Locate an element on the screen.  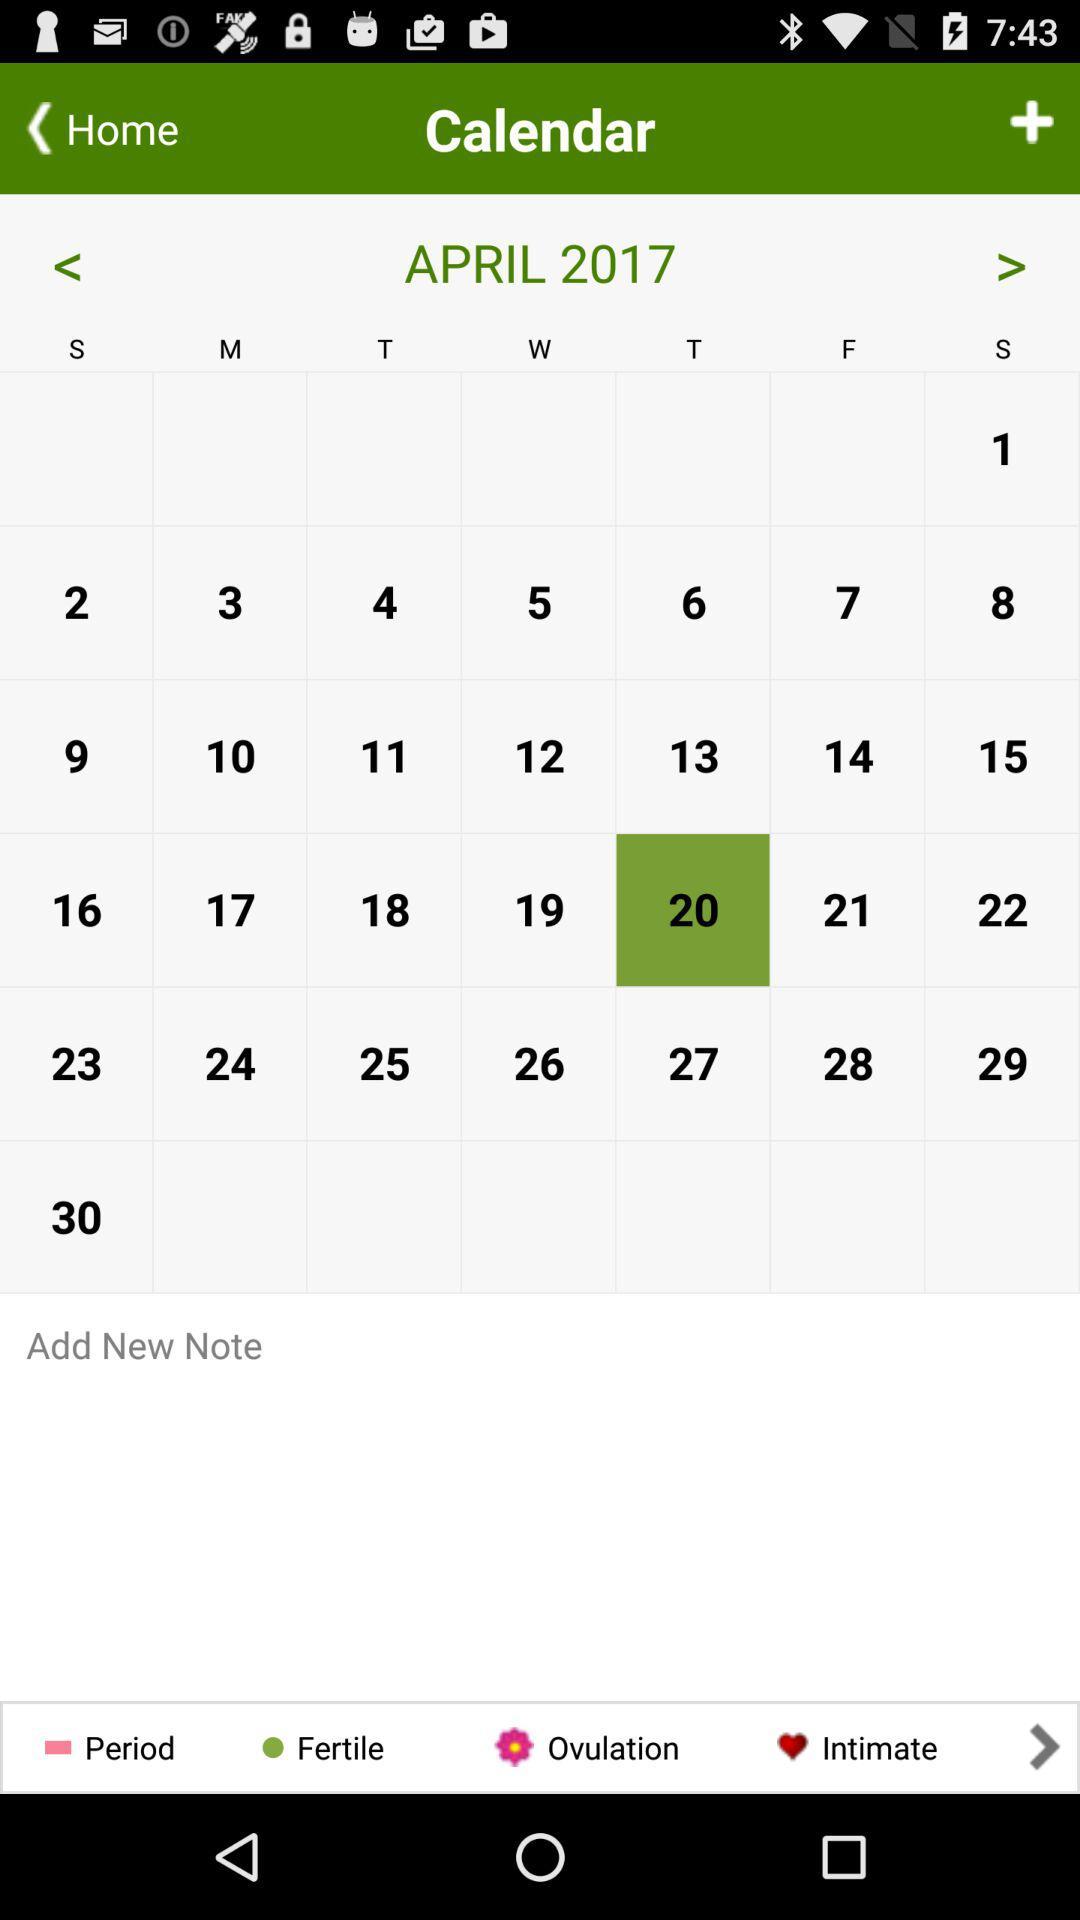
< app is located at coordinates (135, 261).